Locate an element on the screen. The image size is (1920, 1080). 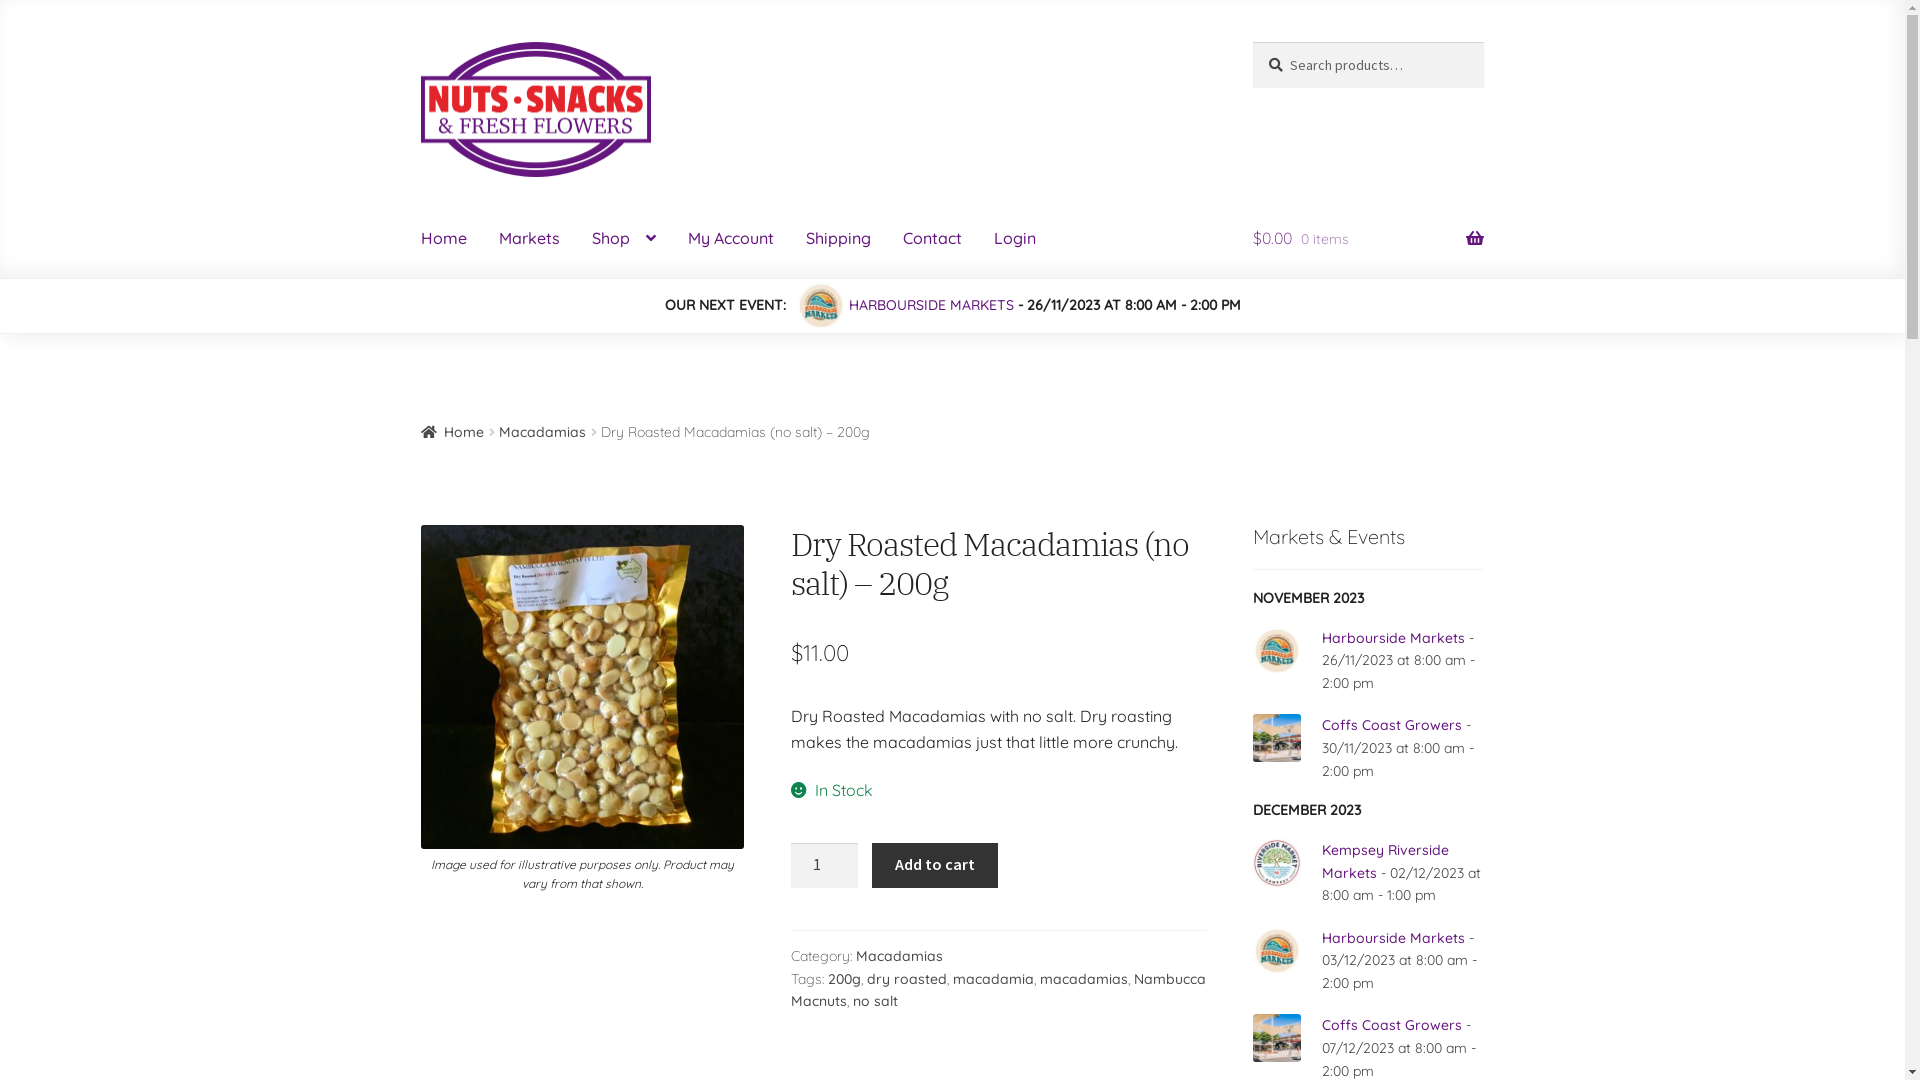
'no salt' is located at coordinates (875, 1001).